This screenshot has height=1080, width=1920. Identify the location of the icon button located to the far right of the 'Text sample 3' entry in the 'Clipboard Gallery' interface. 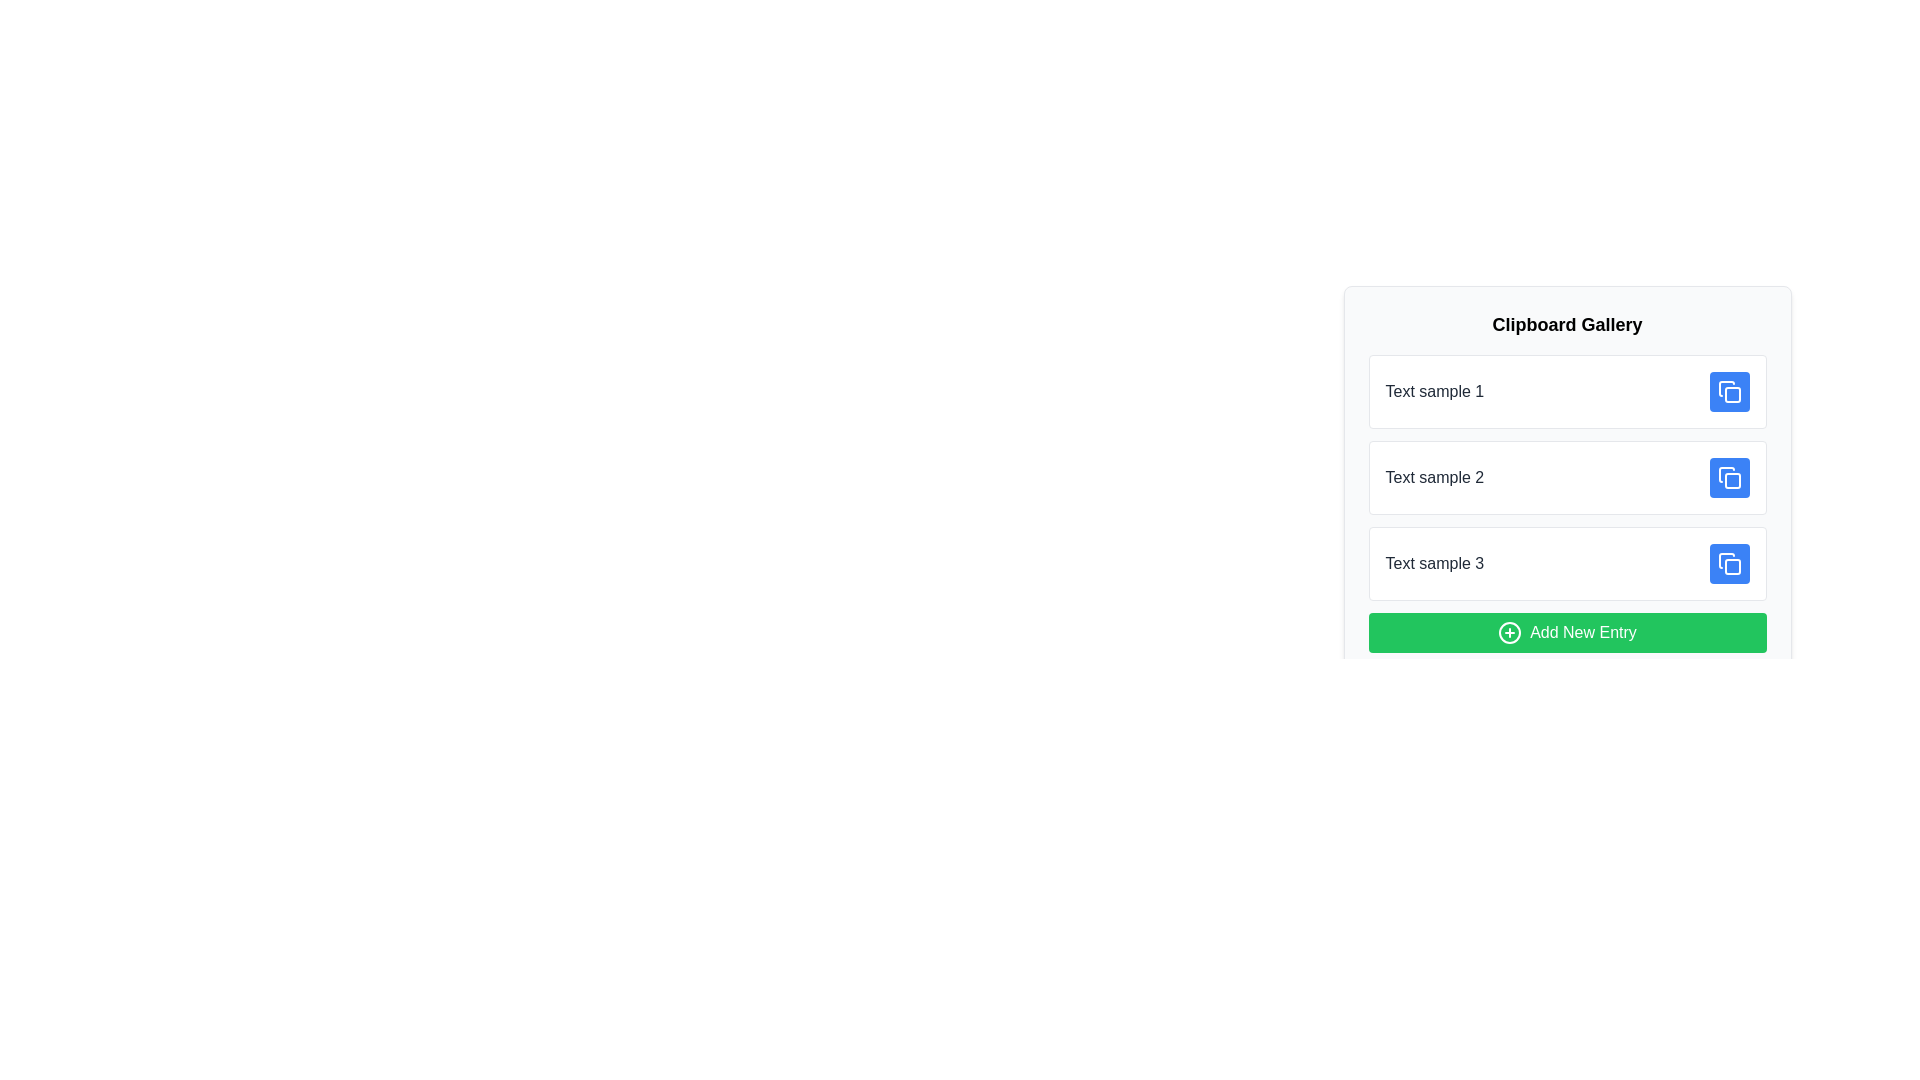
(1728, 563).